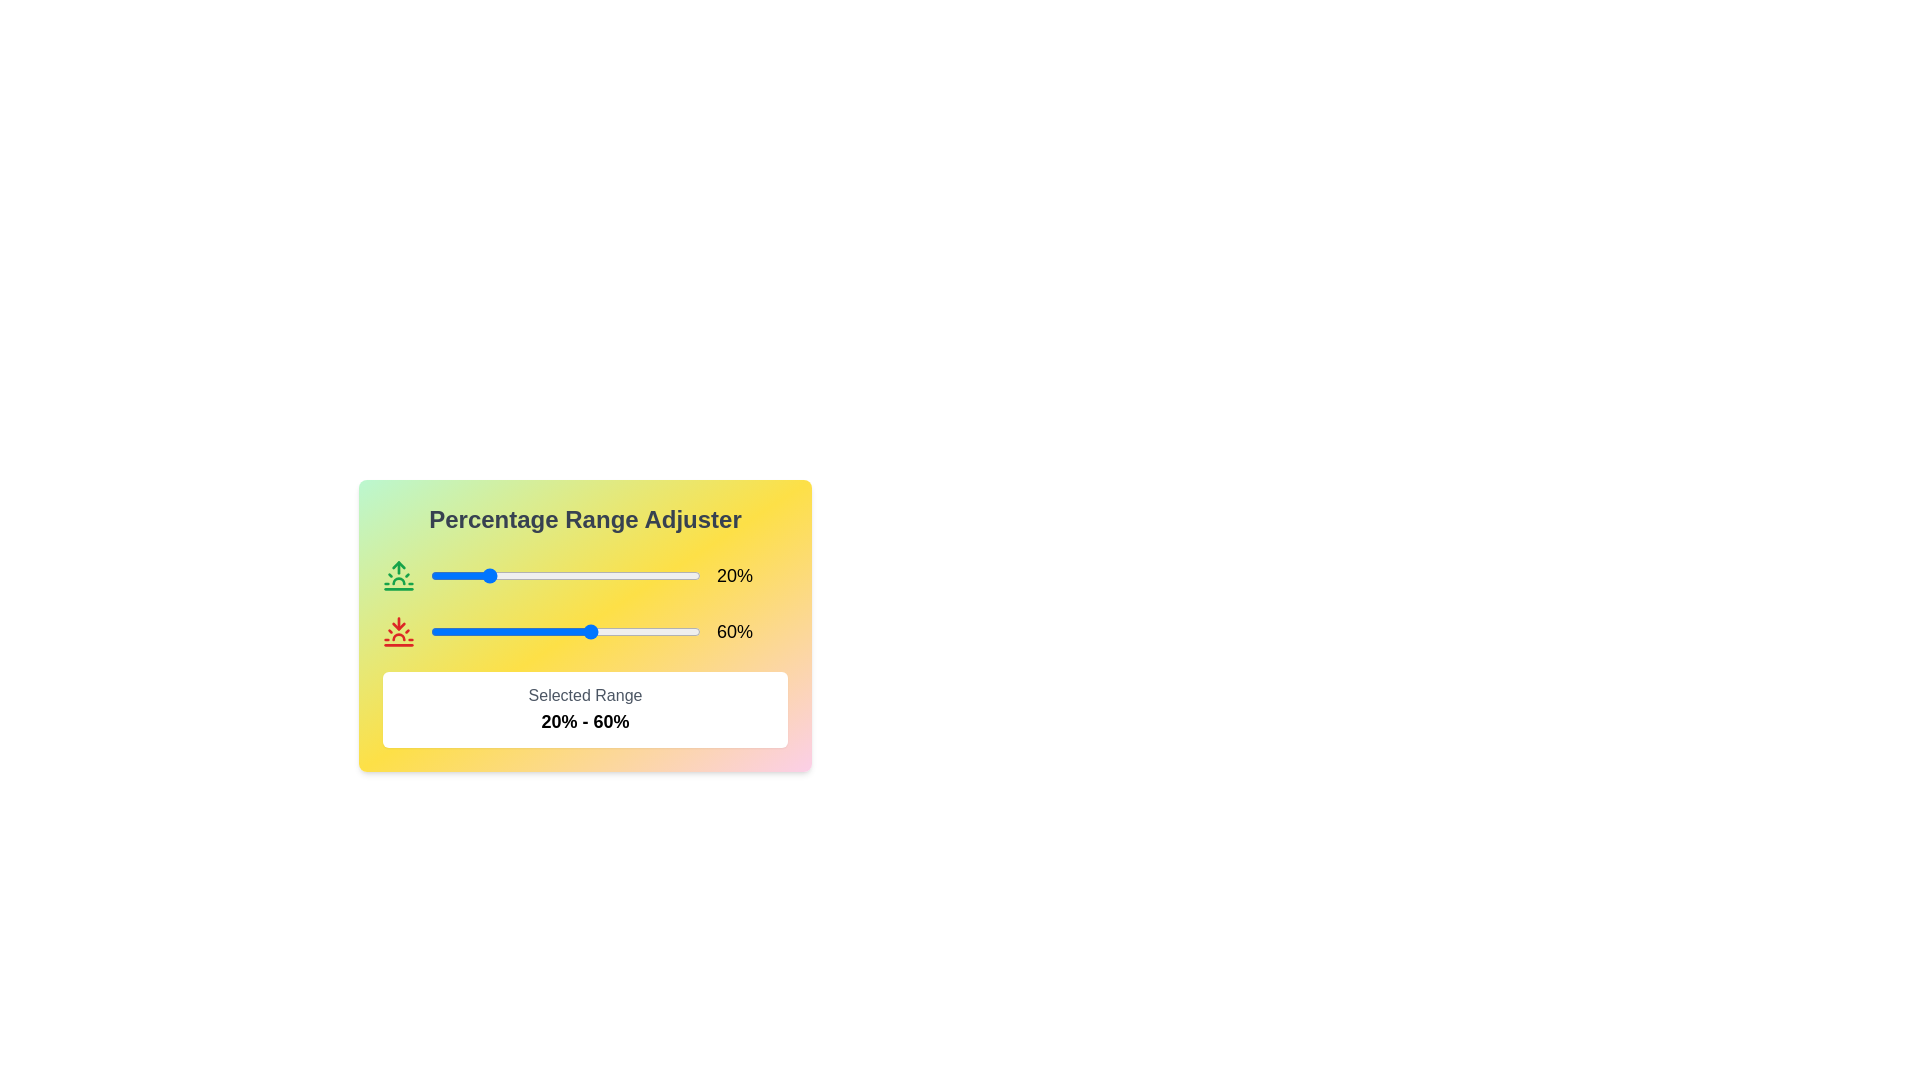 Image resolution: width=1920 pixels, height=1080 pixels. Describe the element at coordinates (530, 632) in the screenshot. I see `the slider position` at that location.